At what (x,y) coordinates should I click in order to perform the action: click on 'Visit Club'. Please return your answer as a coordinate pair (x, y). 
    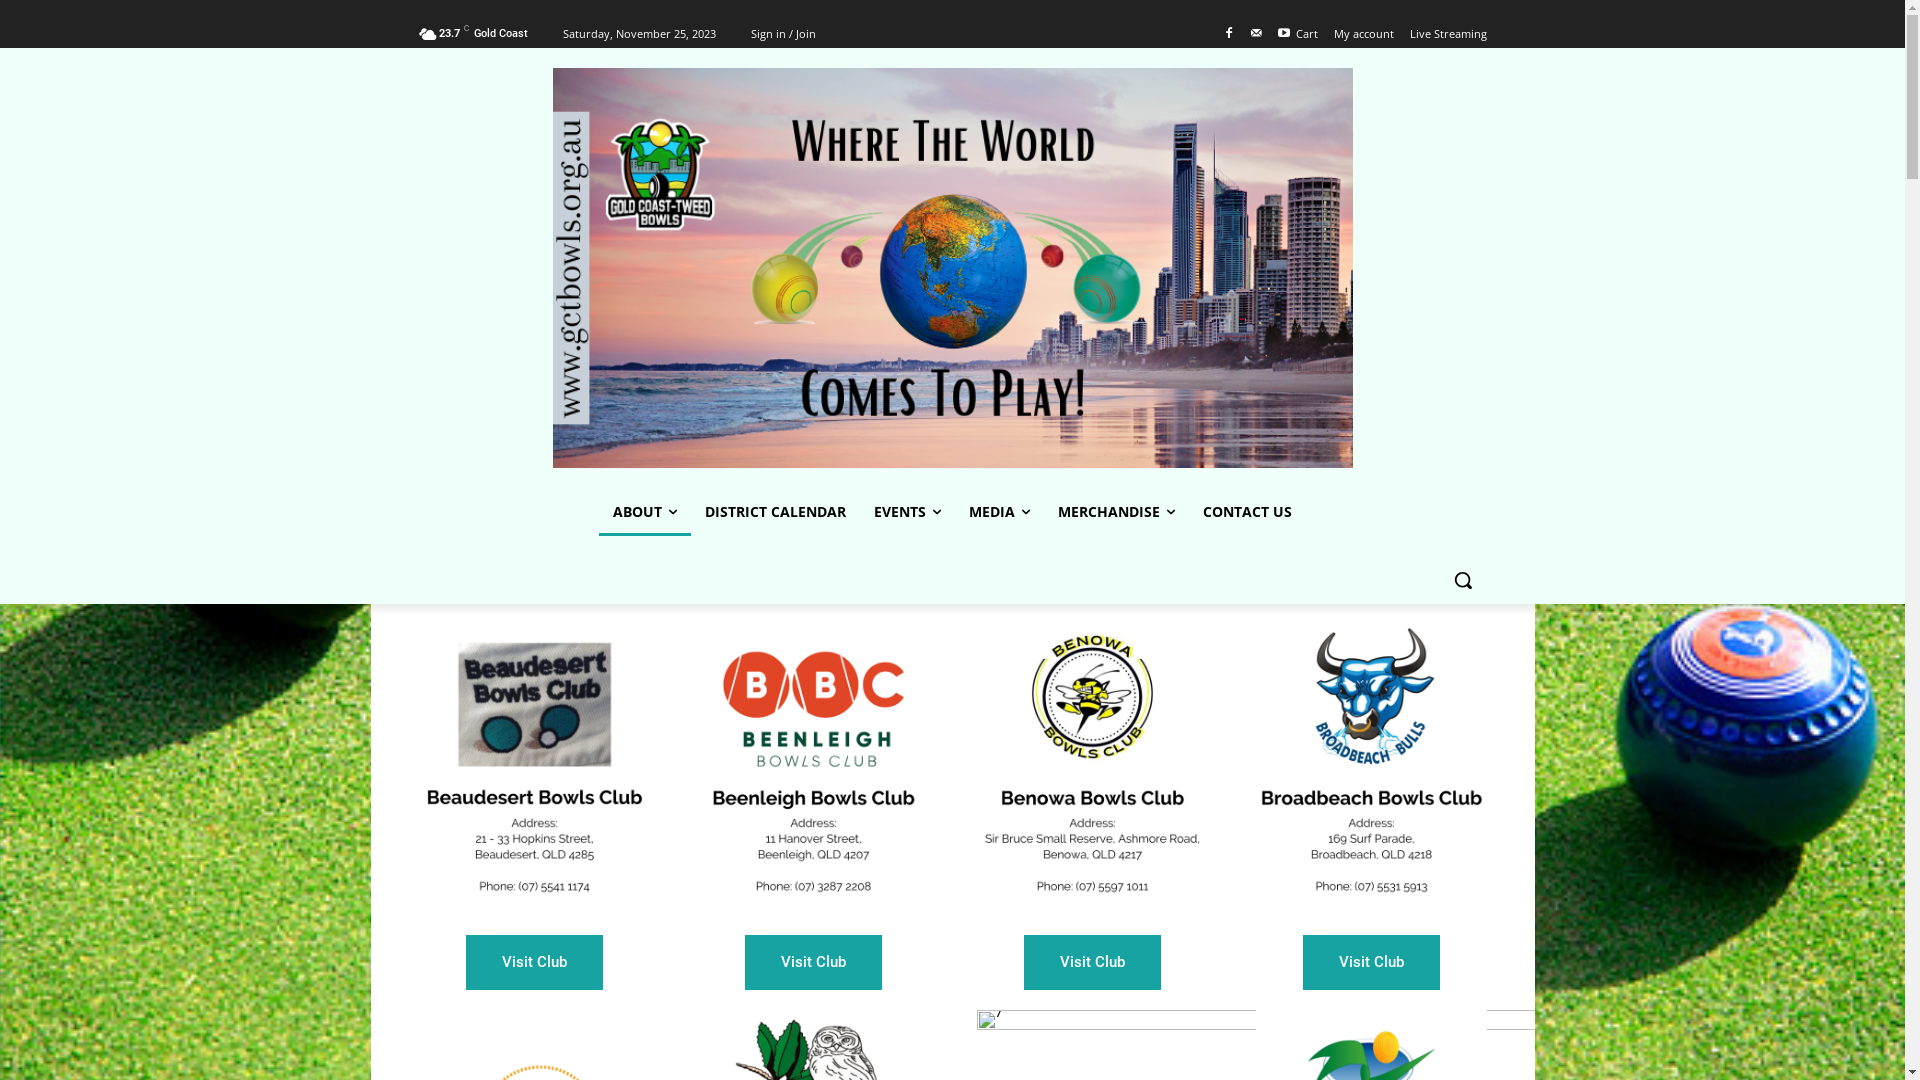
    Looking at the image, I should click on (1301, 961).